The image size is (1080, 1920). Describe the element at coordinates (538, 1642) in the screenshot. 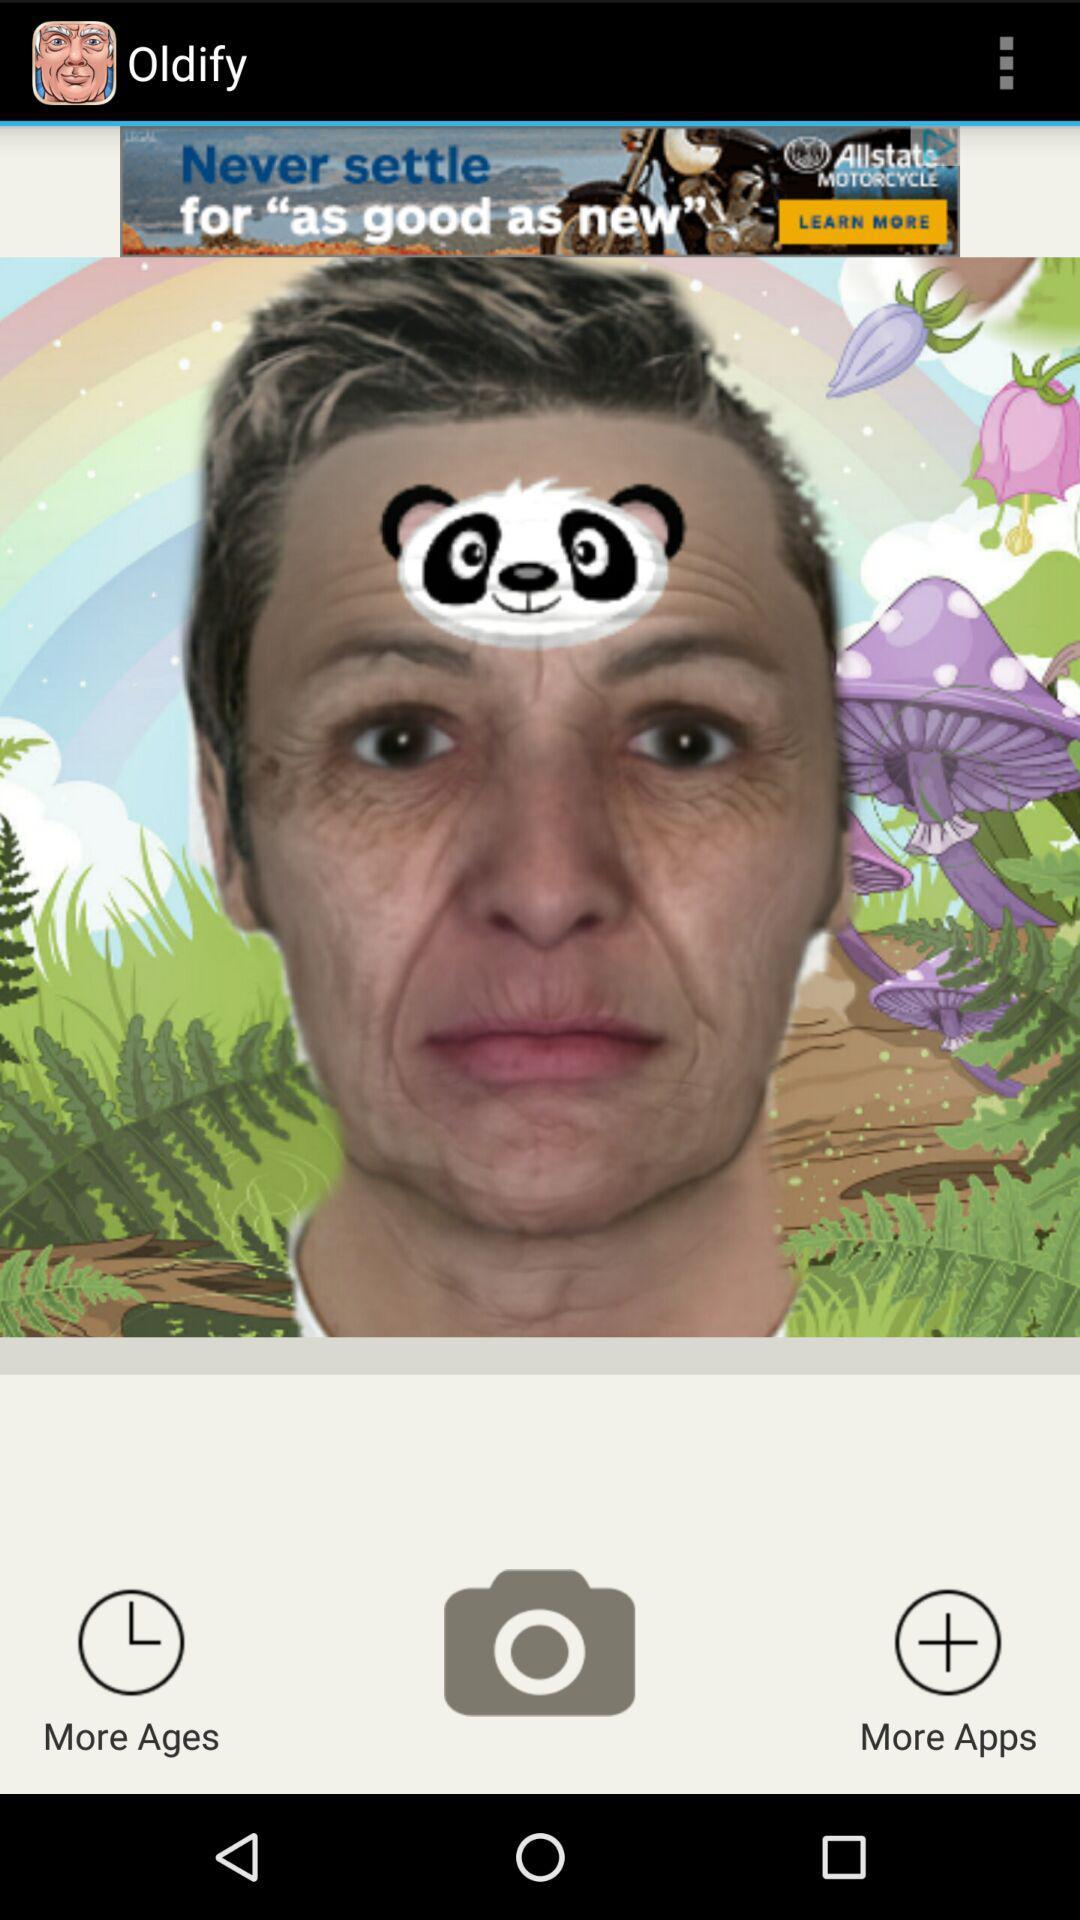

I see `take a photo` at that location.